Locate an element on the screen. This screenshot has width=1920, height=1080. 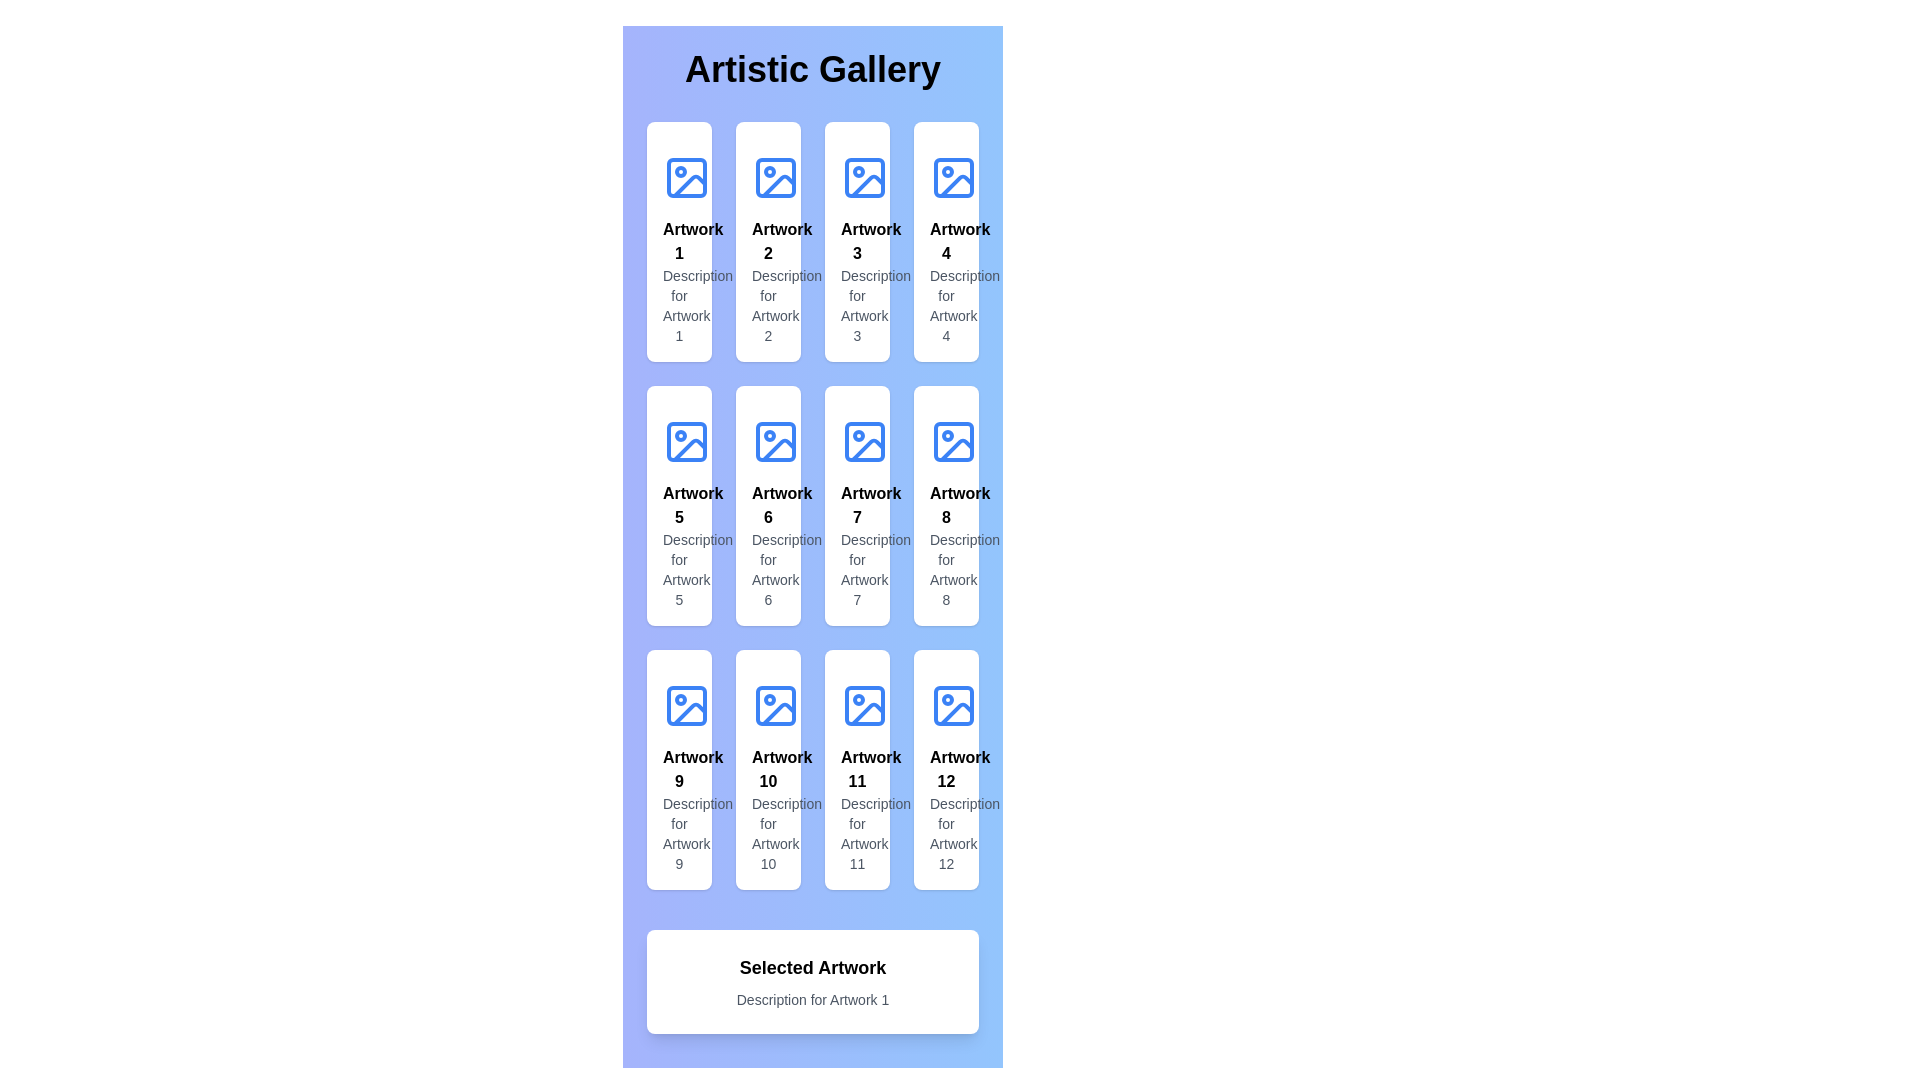
the Text label that serves as a title or label for the artwork, positioned in the third column of the first row within a grid structure, directly below an image icon and above a description text is located at coordinates (857, 241).